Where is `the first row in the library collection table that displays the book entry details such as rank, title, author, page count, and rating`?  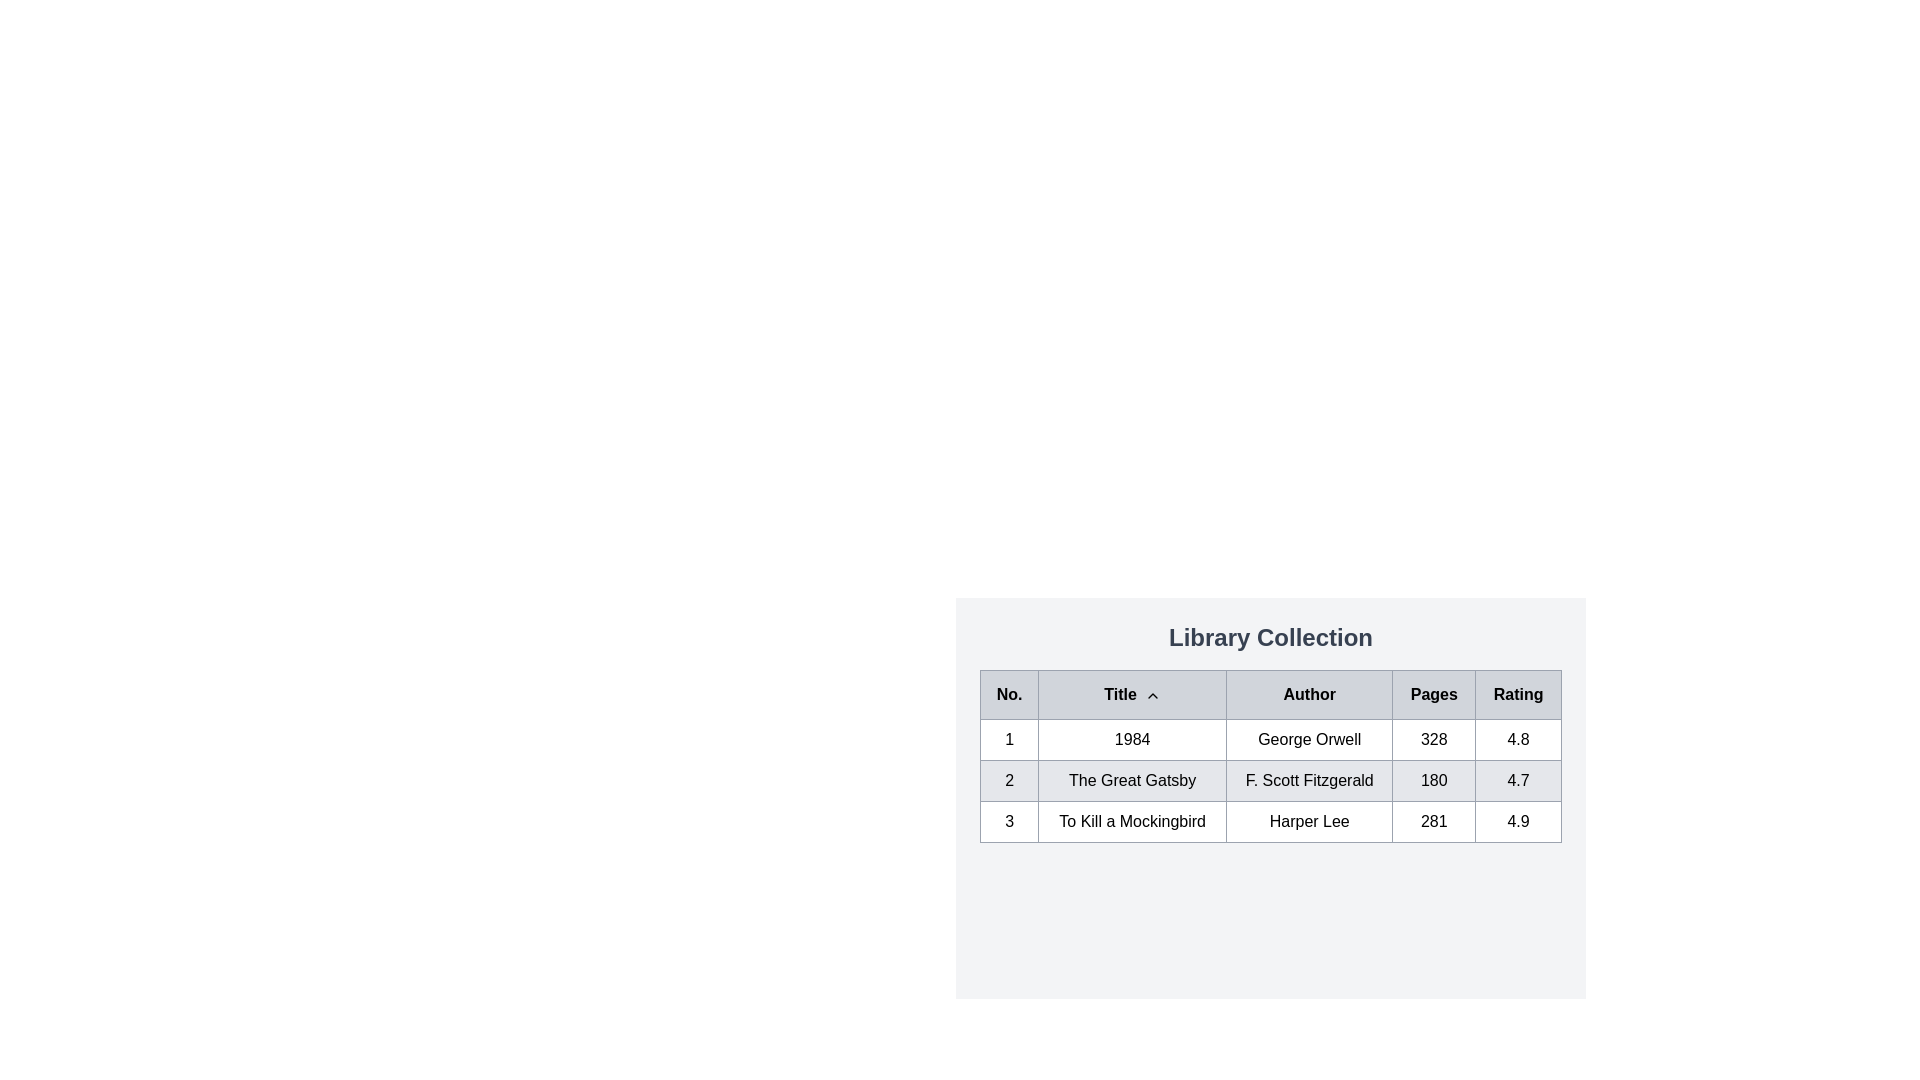
the first row in the library collection table that displays the book entry details such as rank, title, author, page count, and rating is located at coordinates (1270, 740).